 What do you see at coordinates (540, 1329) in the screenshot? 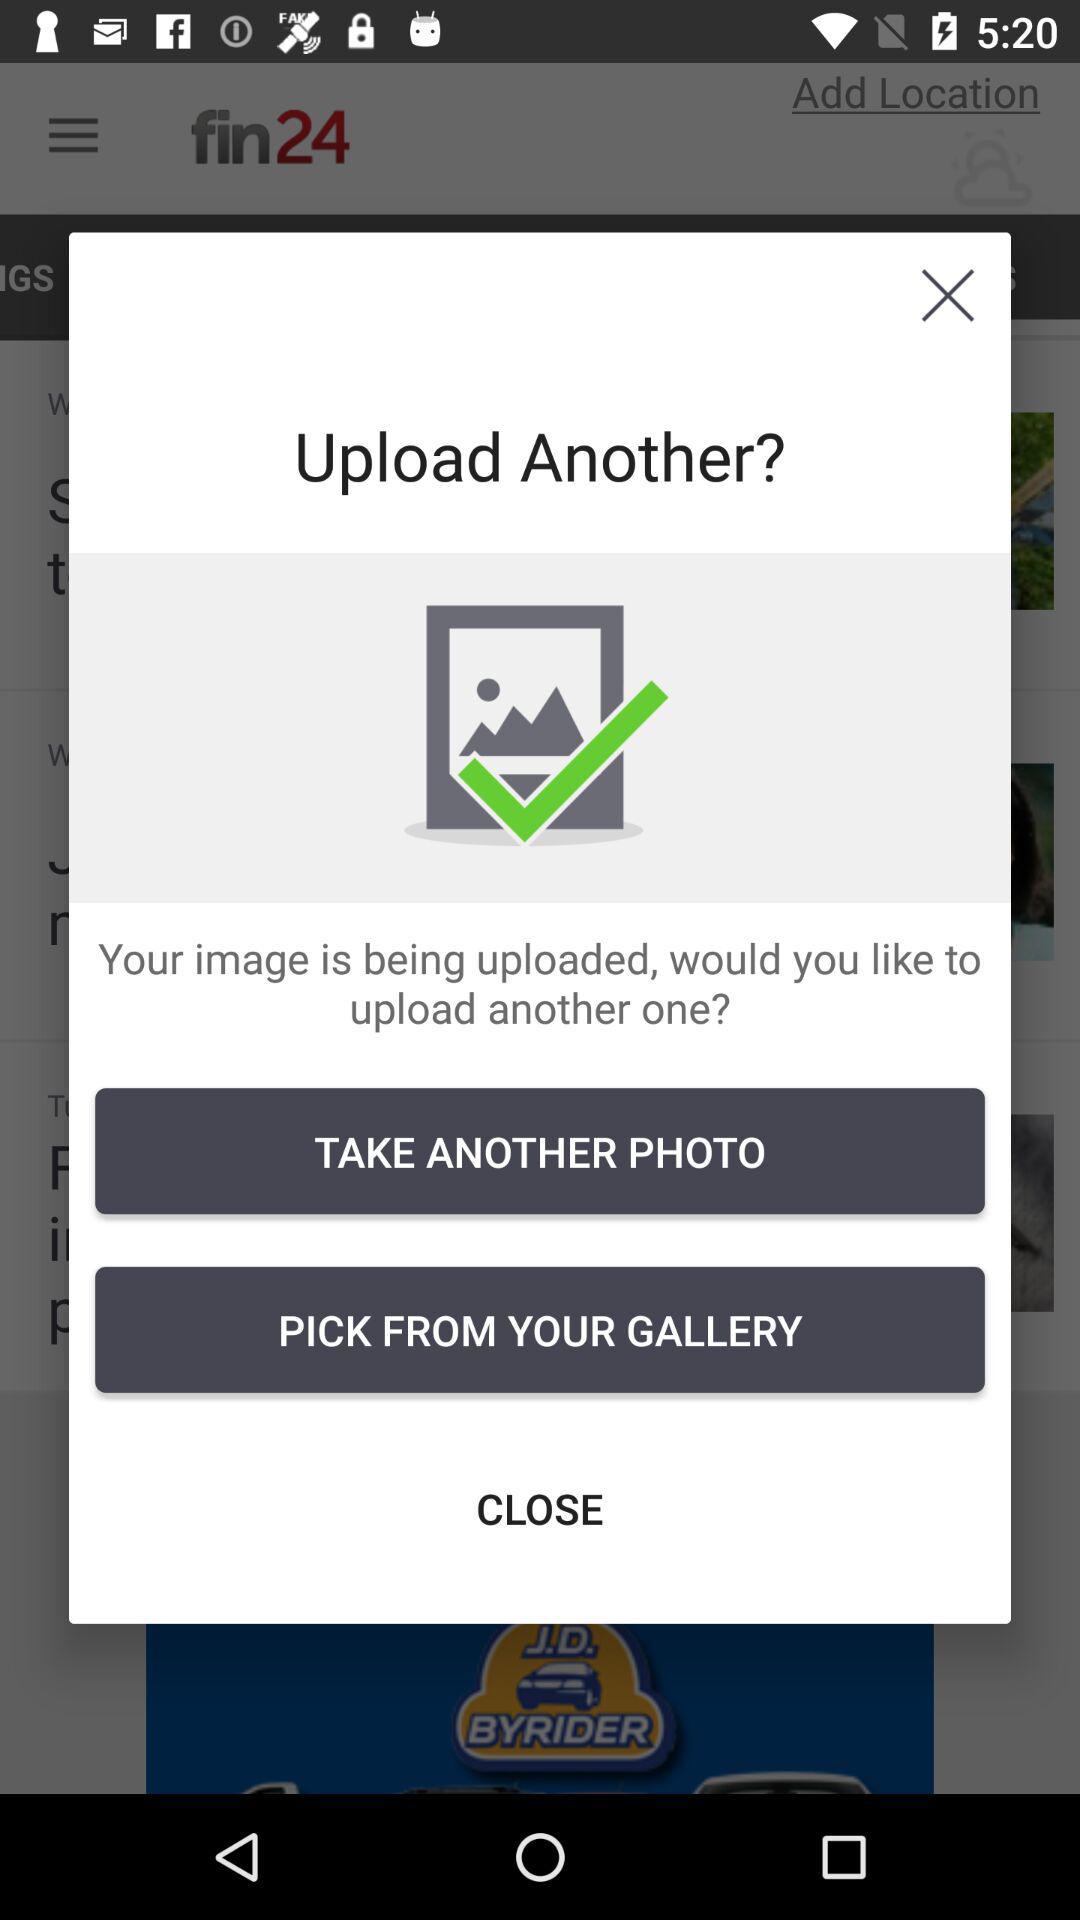
I see `the pick from your icon` at bounding box center [540, 1329].